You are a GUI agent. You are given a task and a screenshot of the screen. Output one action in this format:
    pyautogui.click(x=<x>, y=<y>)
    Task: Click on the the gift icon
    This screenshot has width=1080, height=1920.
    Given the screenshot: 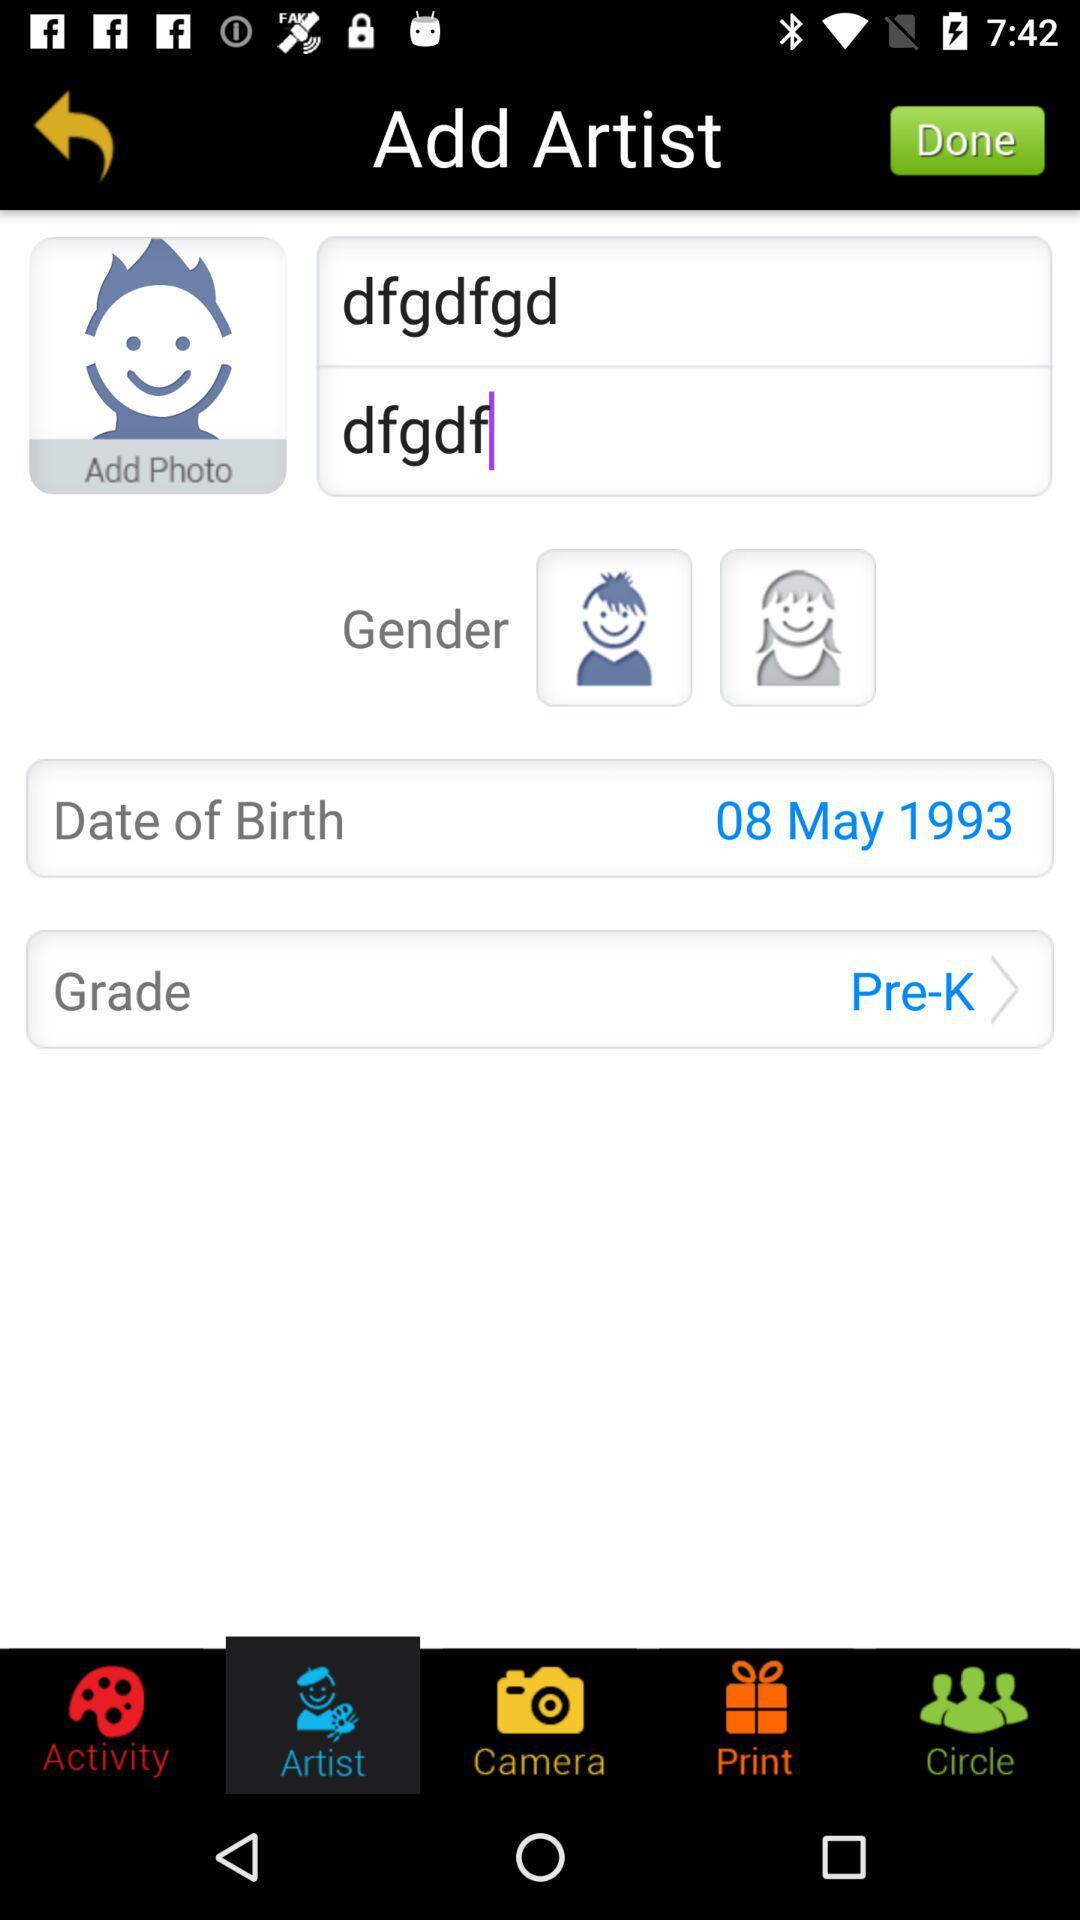 What is the action you would take?
    pyautogui.click(x=756, y=1714)
    